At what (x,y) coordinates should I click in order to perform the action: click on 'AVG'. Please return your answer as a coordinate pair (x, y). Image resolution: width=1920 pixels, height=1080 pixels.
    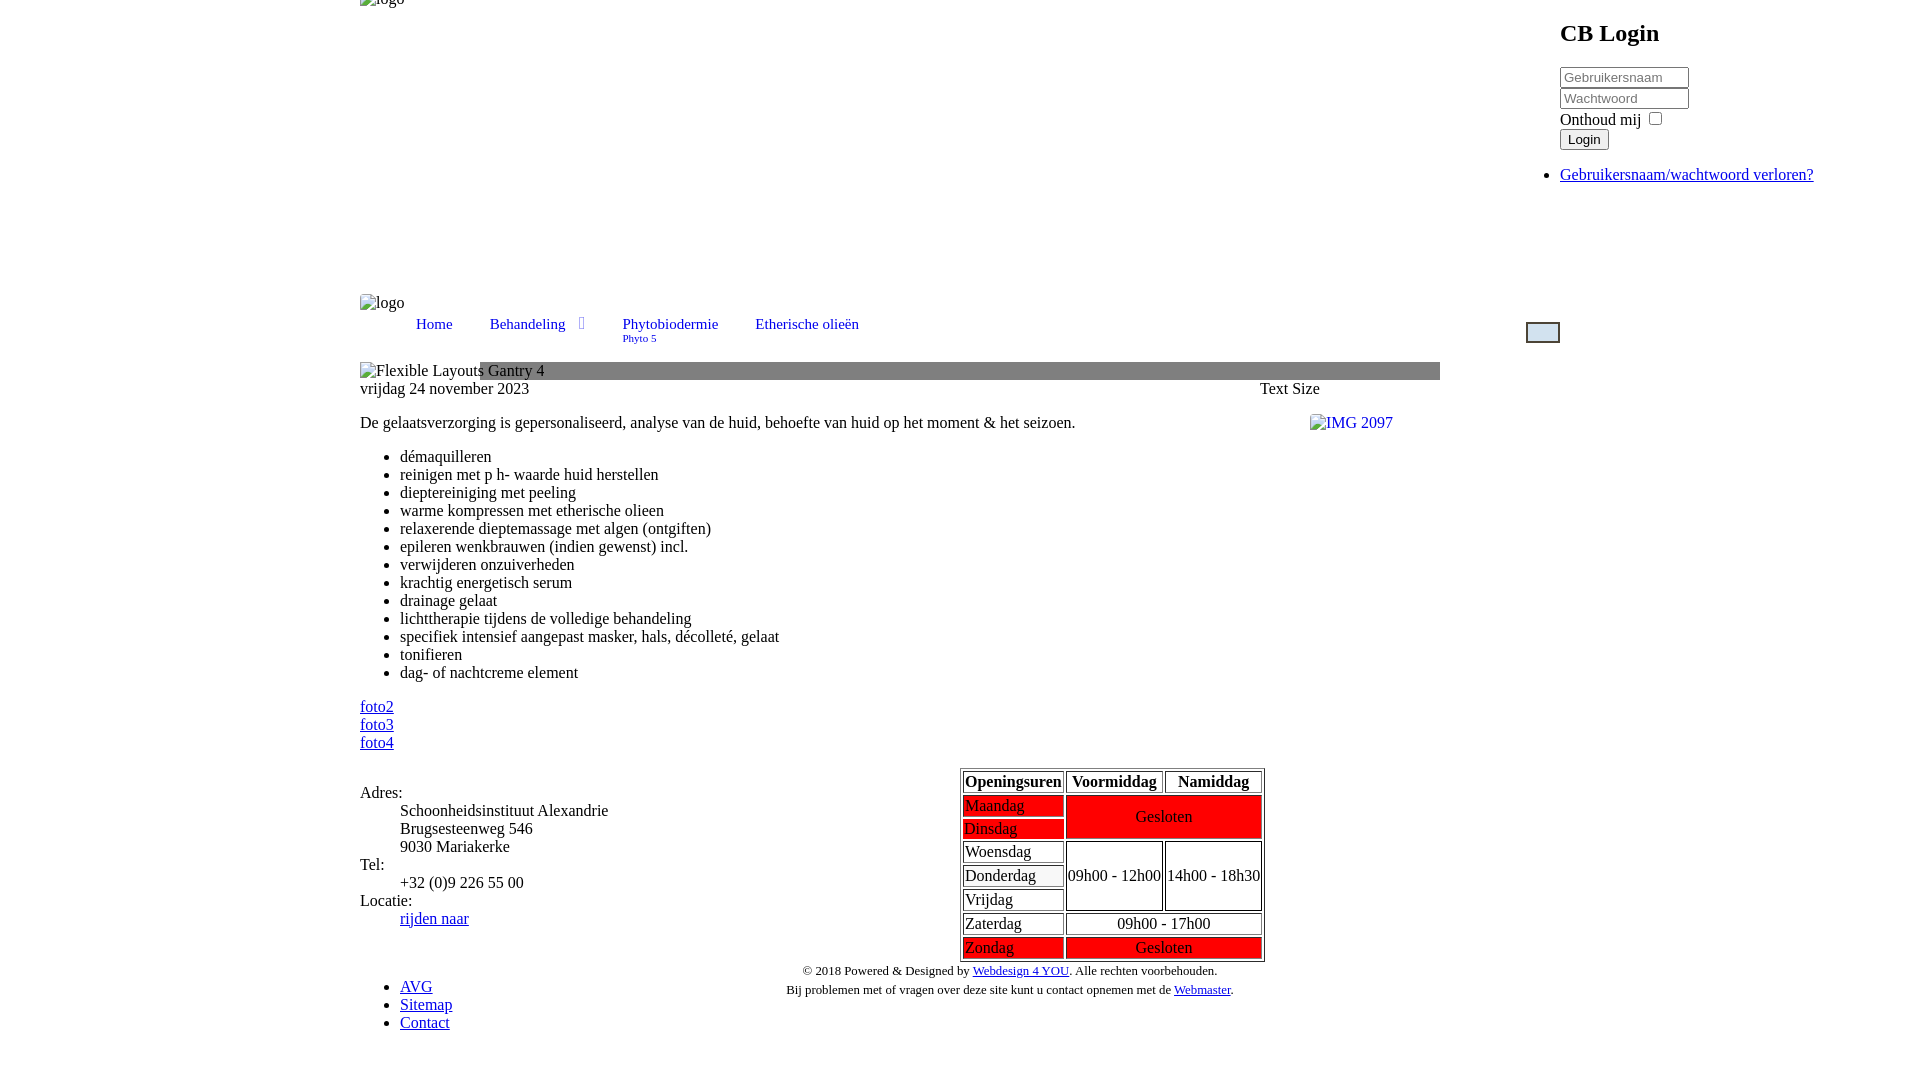
    Looking at the image, I should click on (415, 985).